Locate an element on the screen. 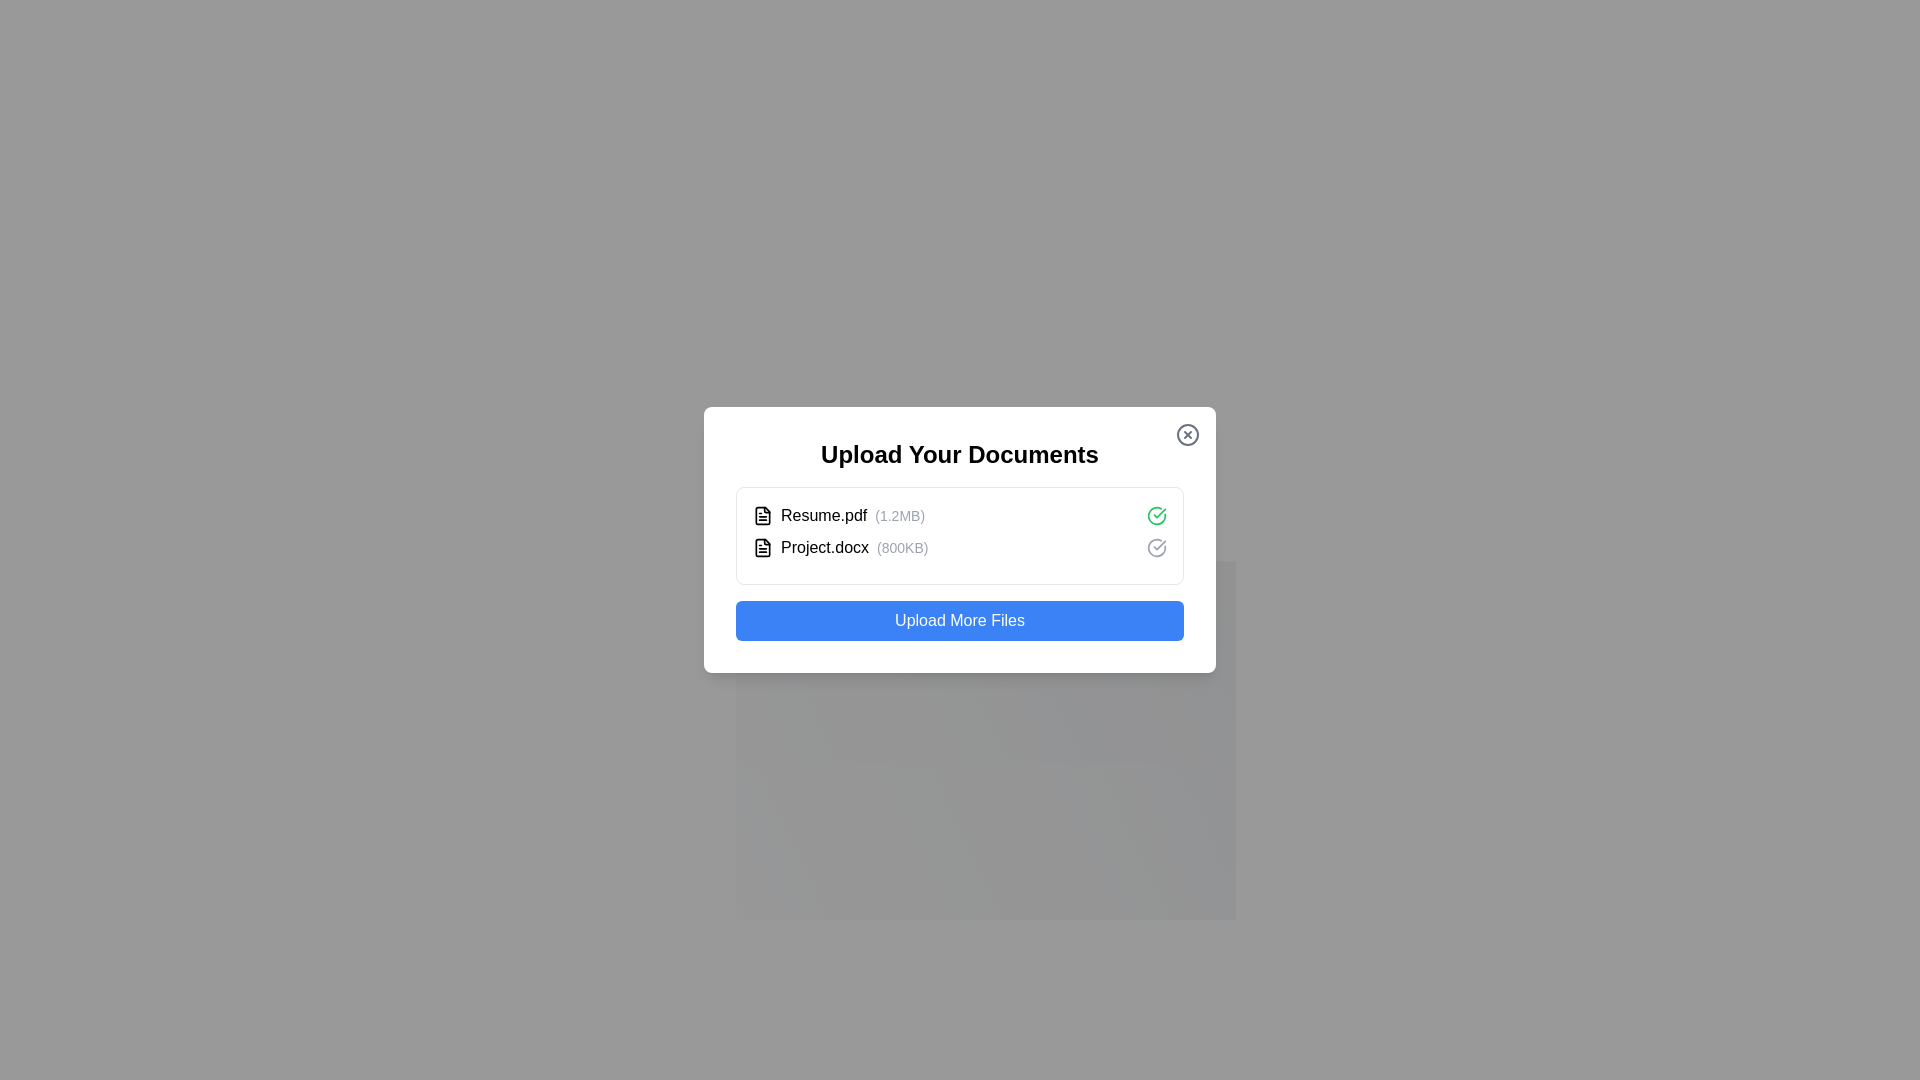 Image resolution: width=1920 pixels, height=1080 pixels. the green circular checkmark icon located on the right side of the row displaying the file information for 'Resume.pdf (1.2MB)' is located at coordinates (1156, 515).